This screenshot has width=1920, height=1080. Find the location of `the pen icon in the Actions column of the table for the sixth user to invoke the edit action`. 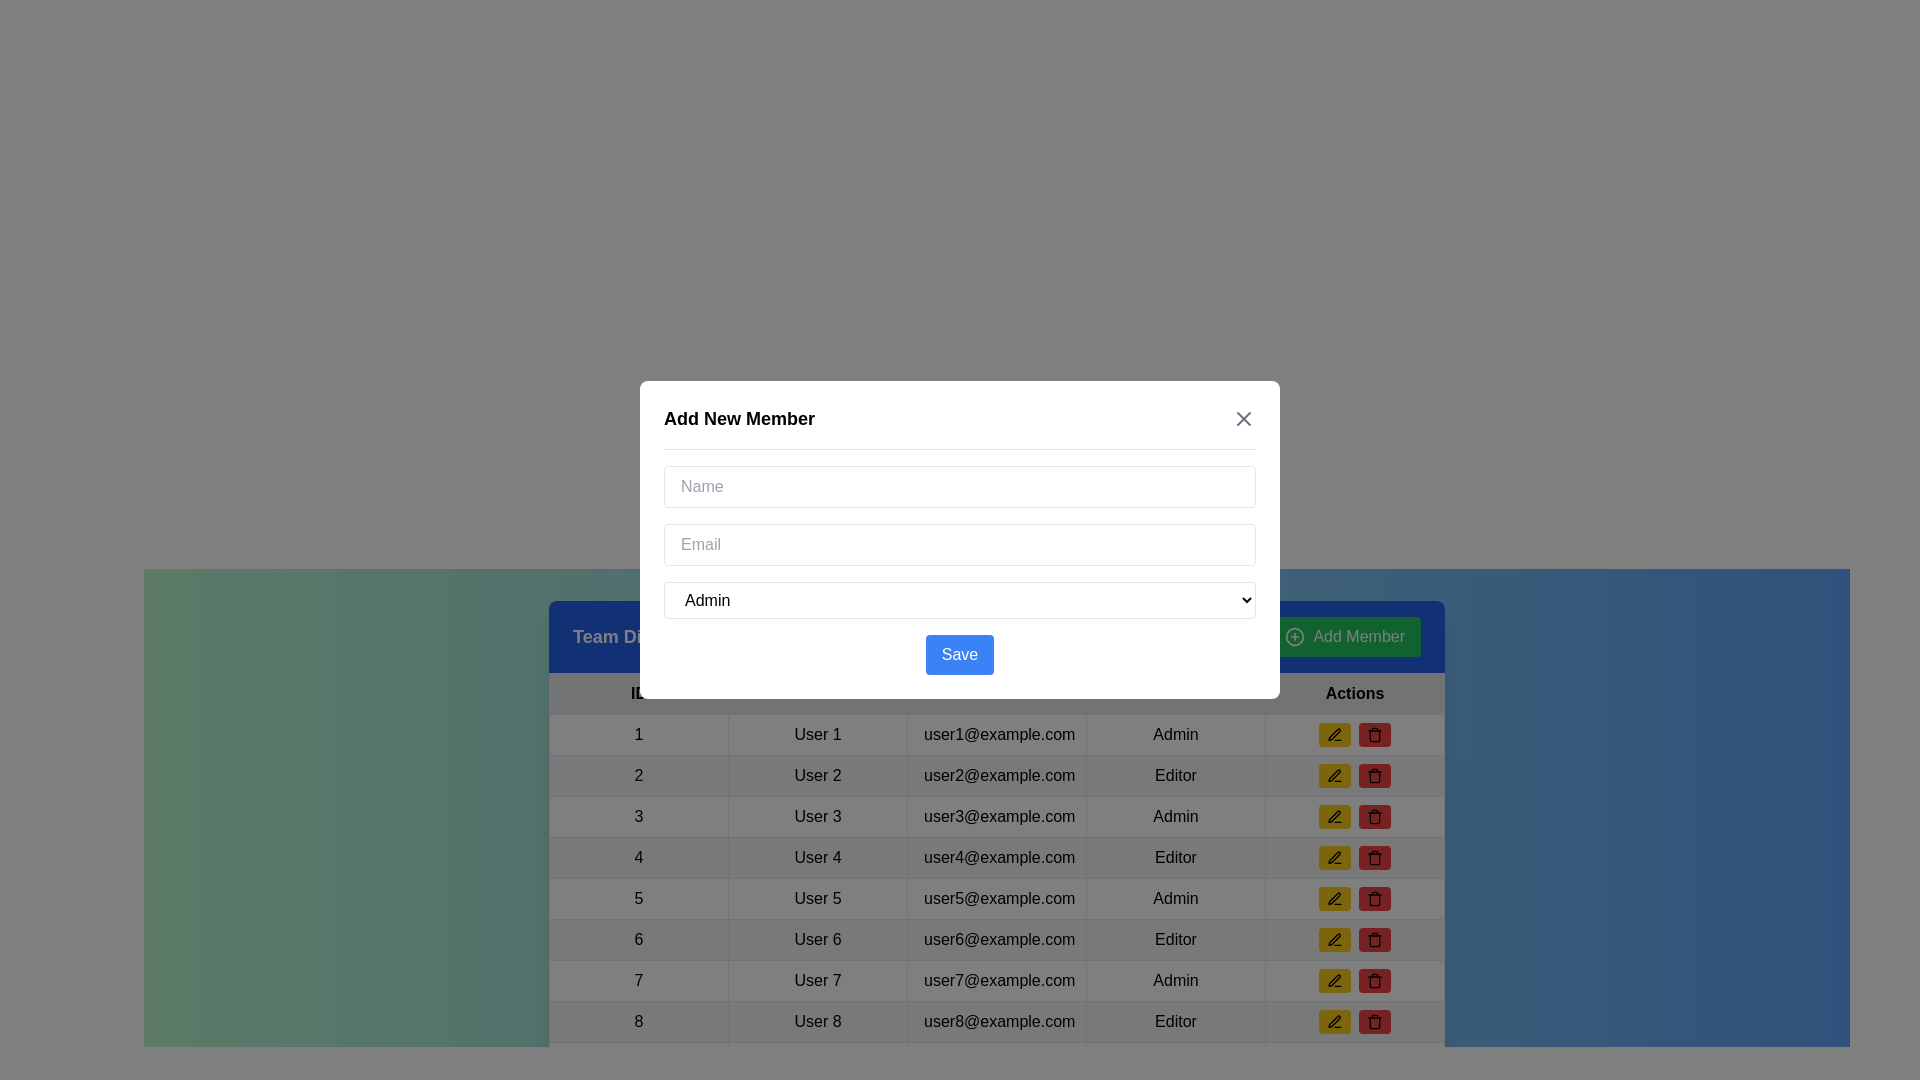

the pen icon in the Actions column of the table for the sixth user to invoke the edit action is located at coordinates (1334, 940).